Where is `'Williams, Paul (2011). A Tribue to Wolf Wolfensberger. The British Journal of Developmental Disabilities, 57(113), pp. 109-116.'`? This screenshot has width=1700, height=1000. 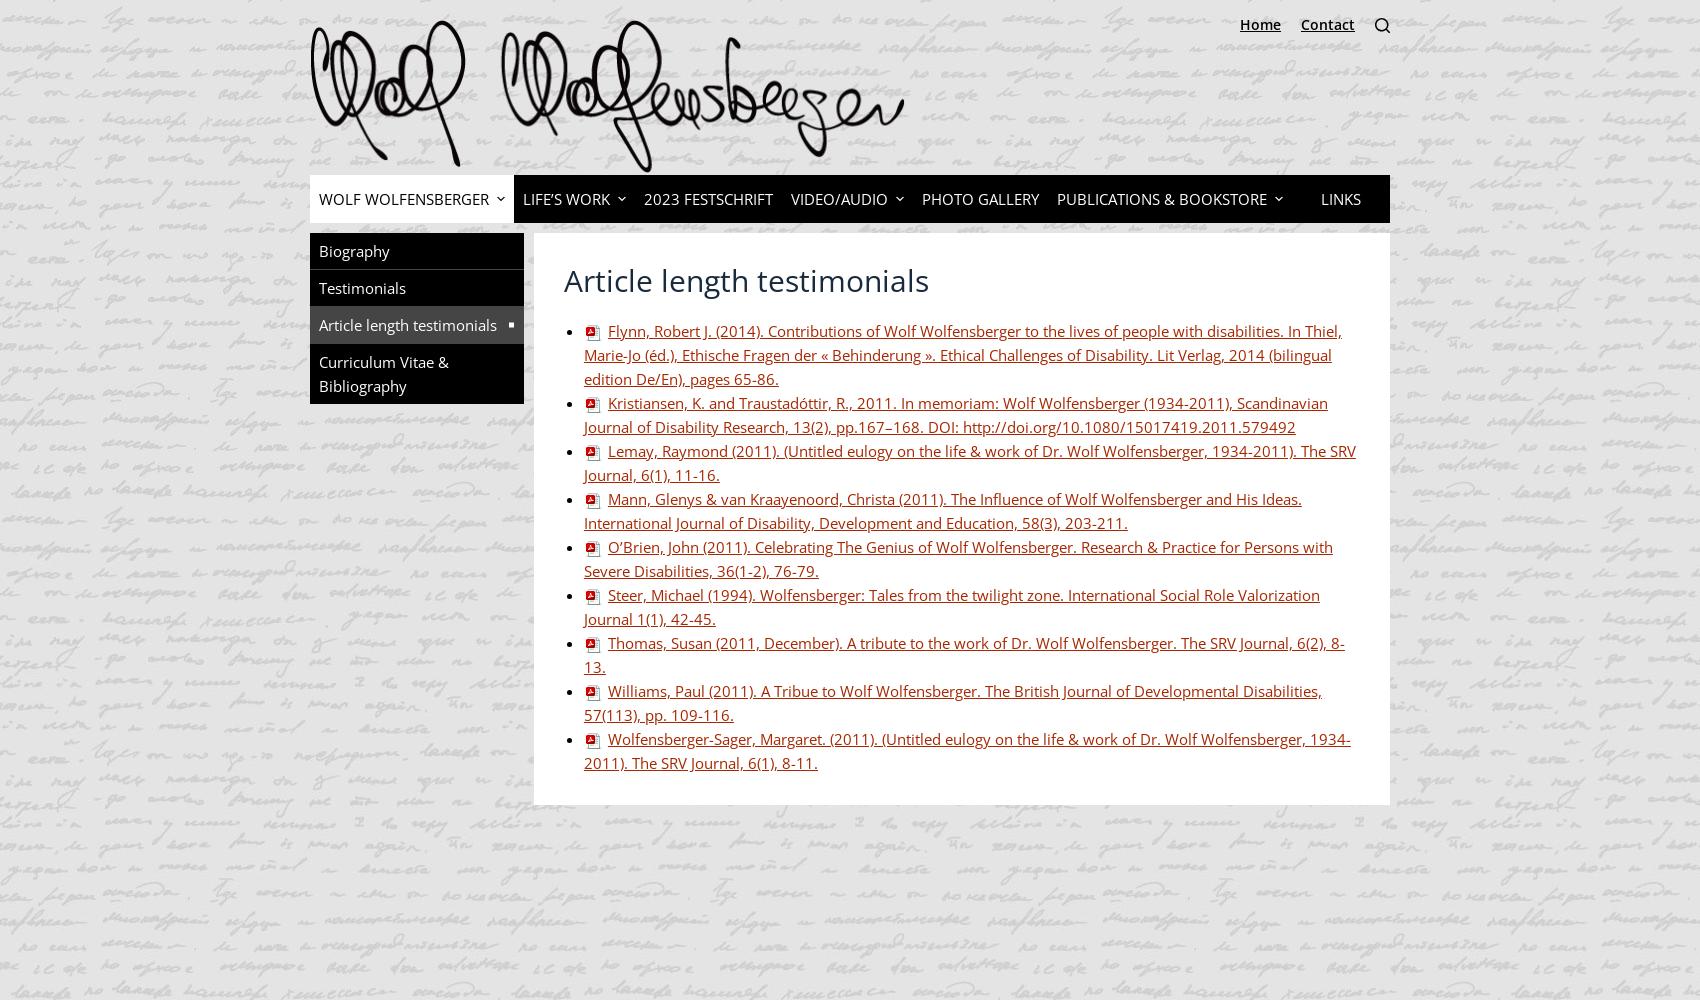
'Williams, Paul (2011). A Tribue to Wolf Wolfensberger. The British Journal of Developmental Disabilities, 57(113), pp. 109-116.' is located at coordinates (952, 702).